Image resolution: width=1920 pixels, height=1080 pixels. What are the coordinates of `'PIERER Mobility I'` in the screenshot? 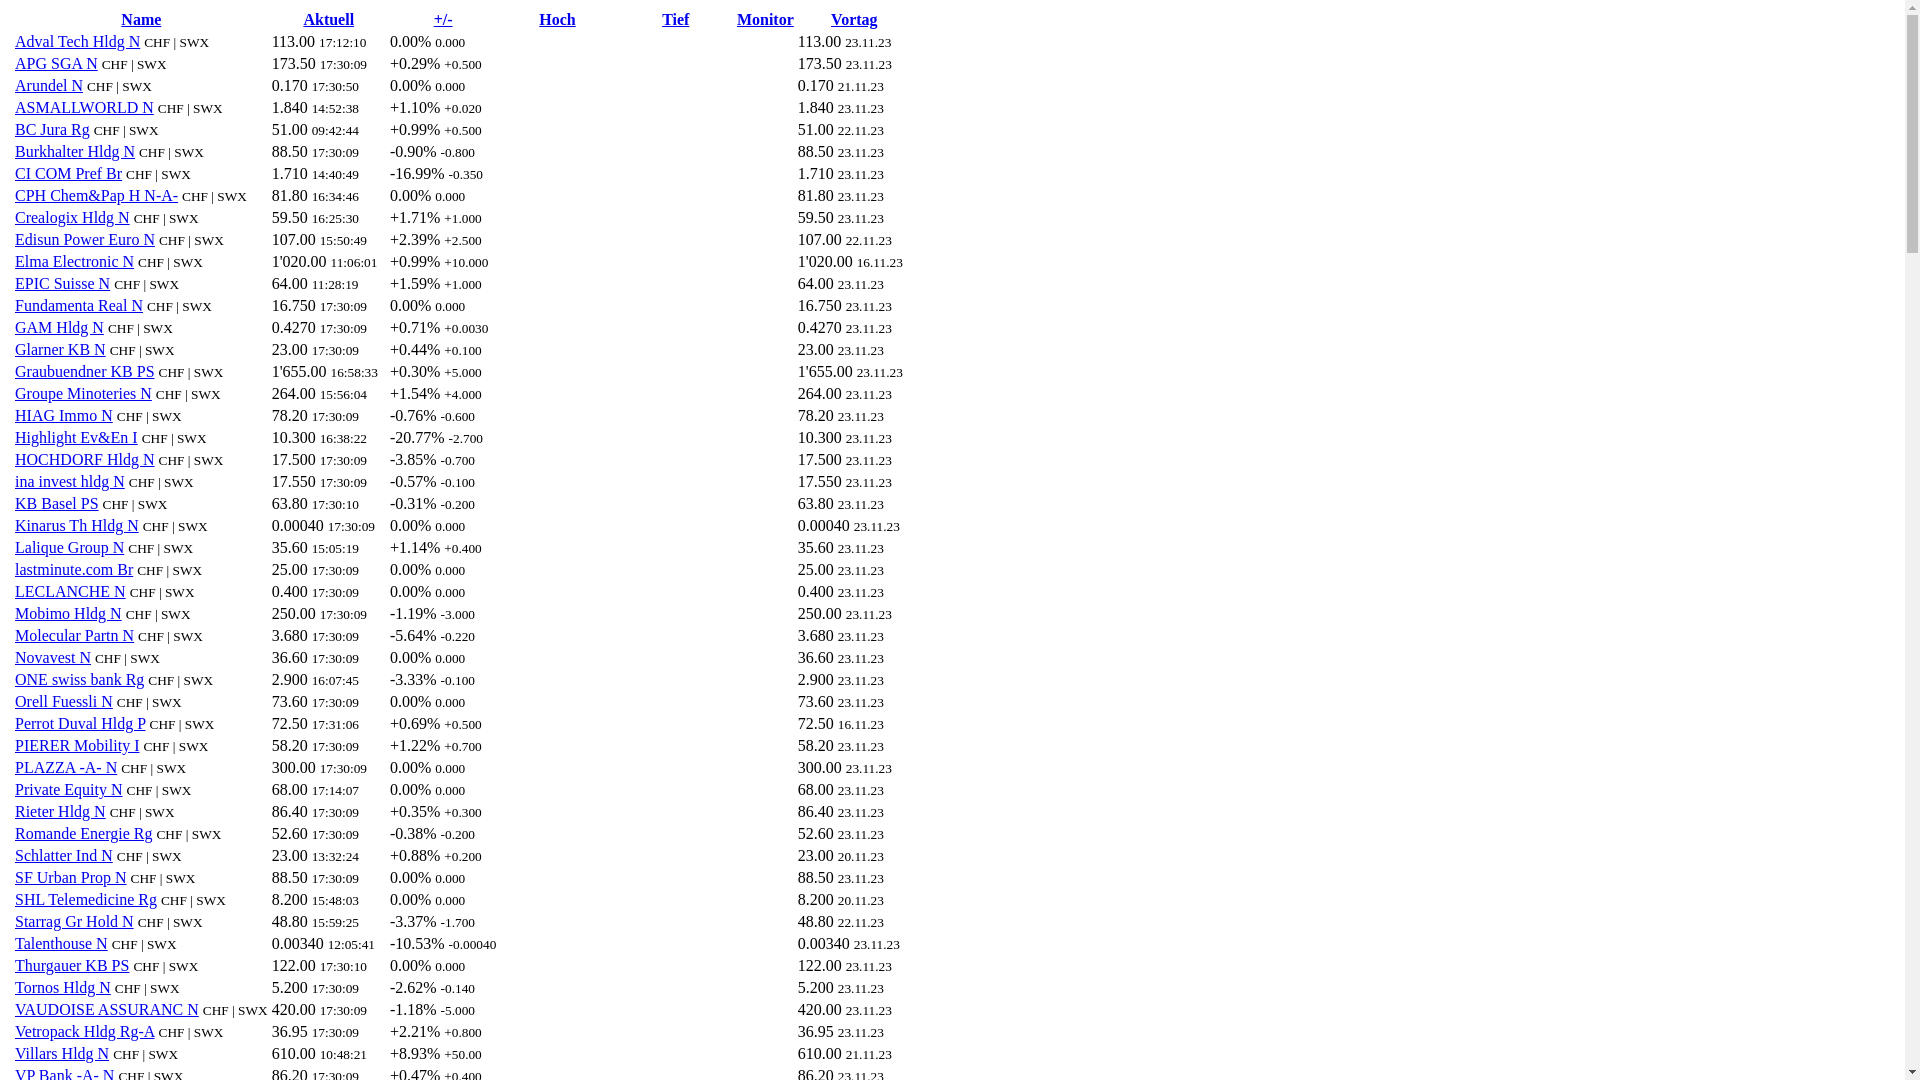 It's located at (76, 745).